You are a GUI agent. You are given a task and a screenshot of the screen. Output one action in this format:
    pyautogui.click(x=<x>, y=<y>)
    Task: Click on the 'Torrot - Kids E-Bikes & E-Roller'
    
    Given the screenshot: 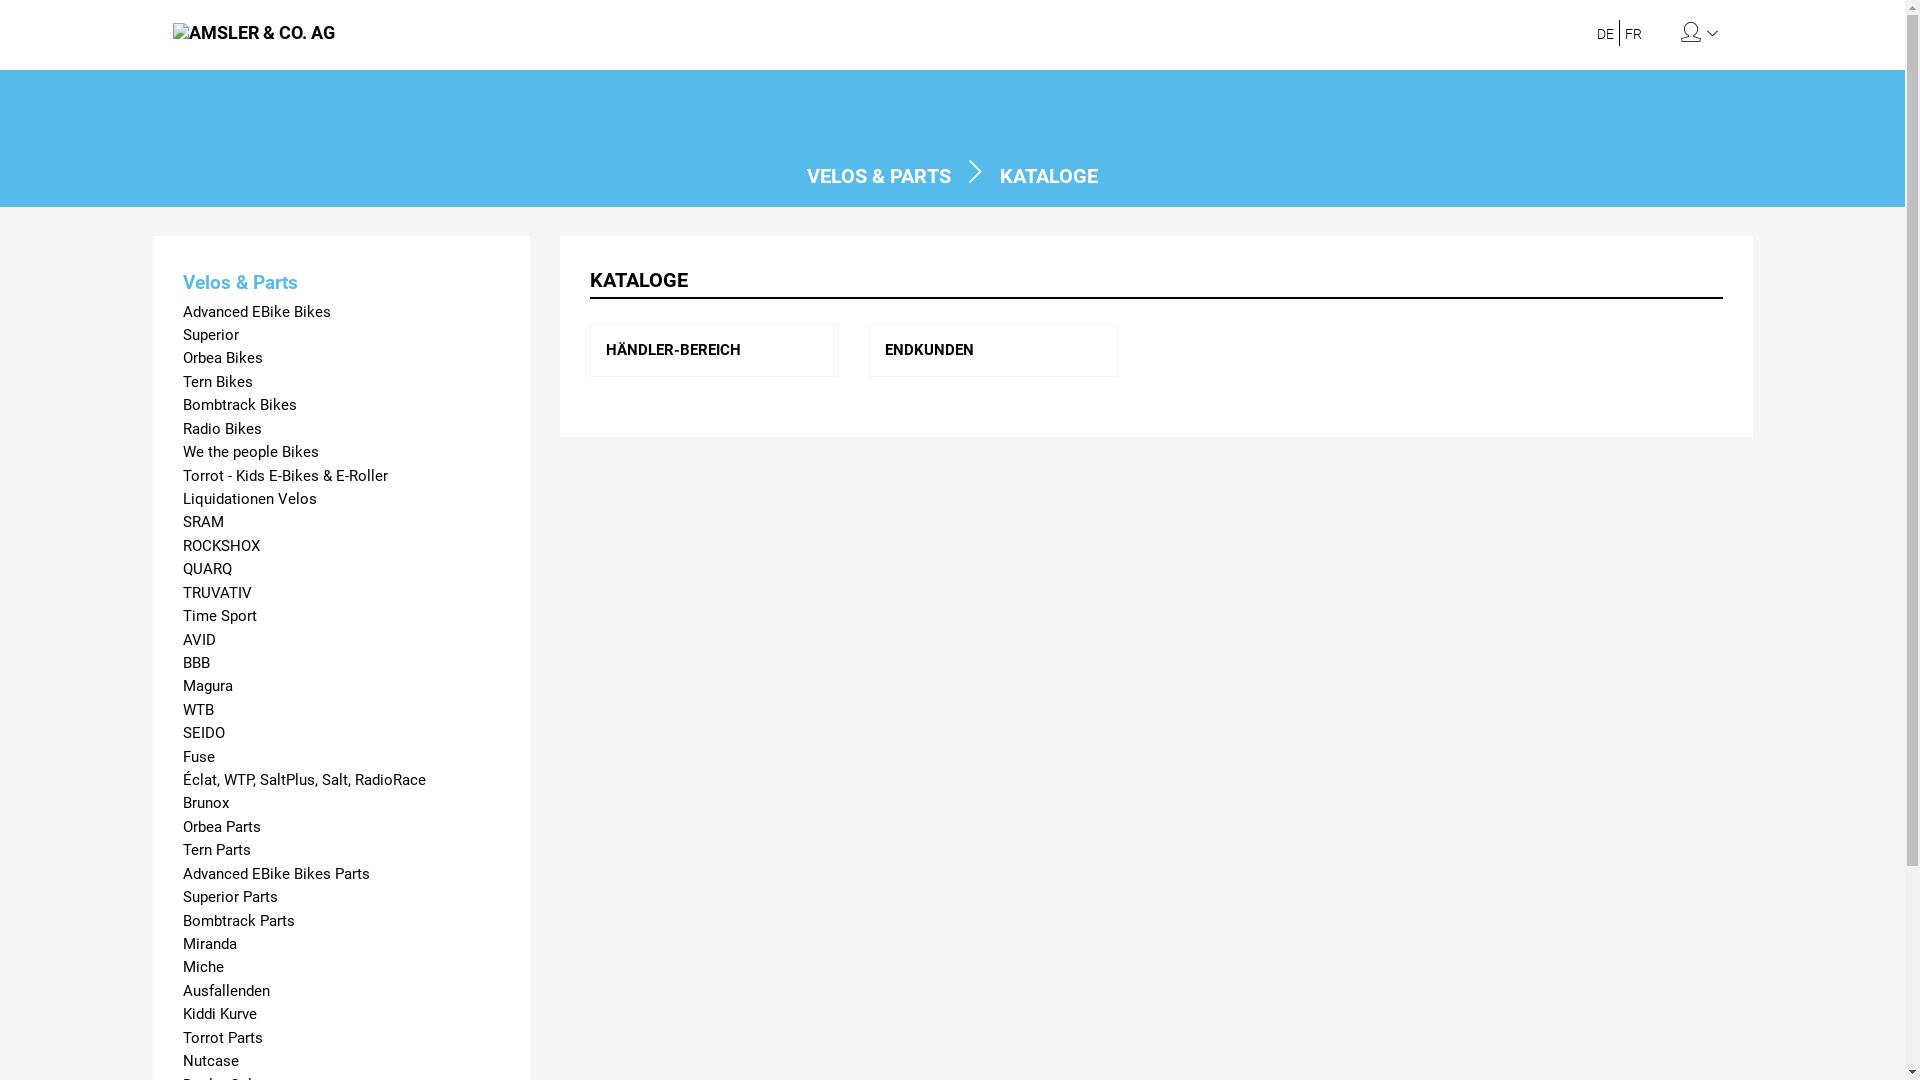 What is the action you would take?
    pyautogui.click(x=340, y=476)
    